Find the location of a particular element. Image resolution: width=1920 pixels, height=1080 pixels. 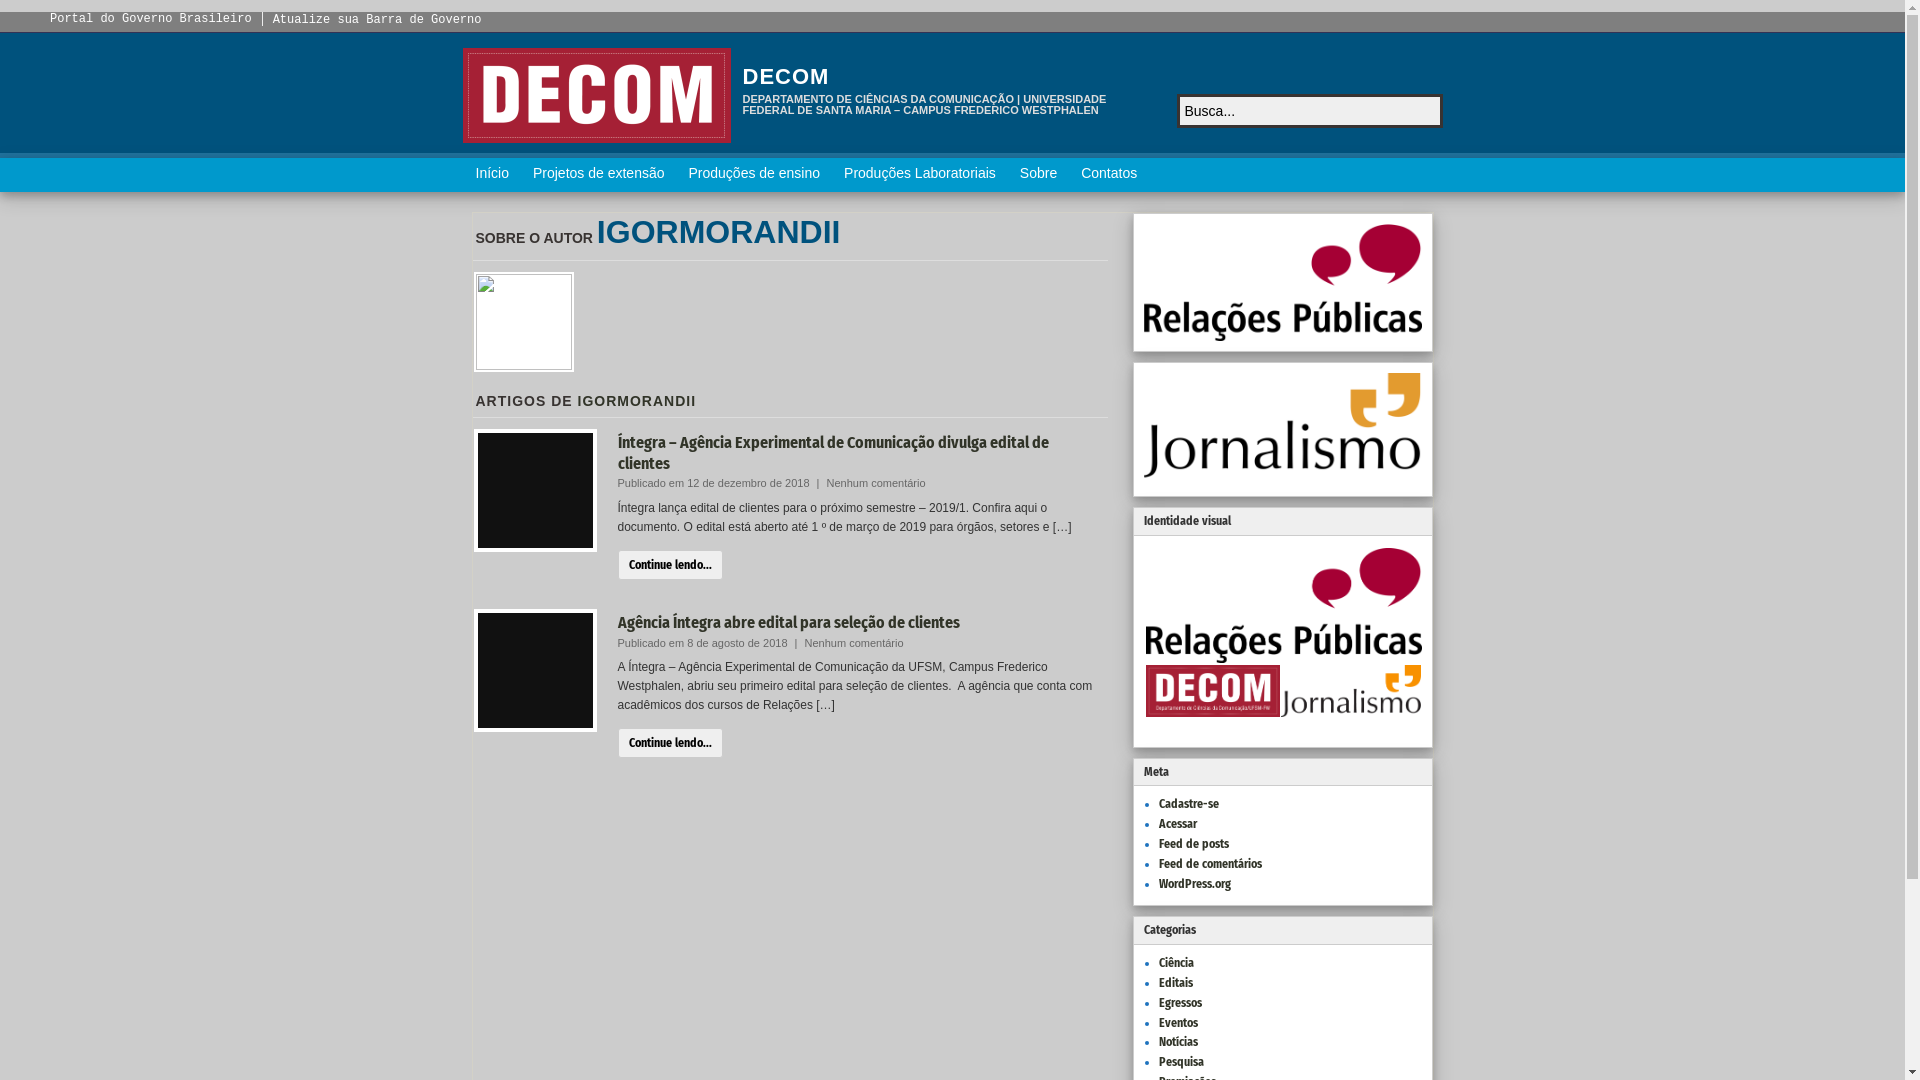

'Feed de posts' is located at coordinates (1193, 844).